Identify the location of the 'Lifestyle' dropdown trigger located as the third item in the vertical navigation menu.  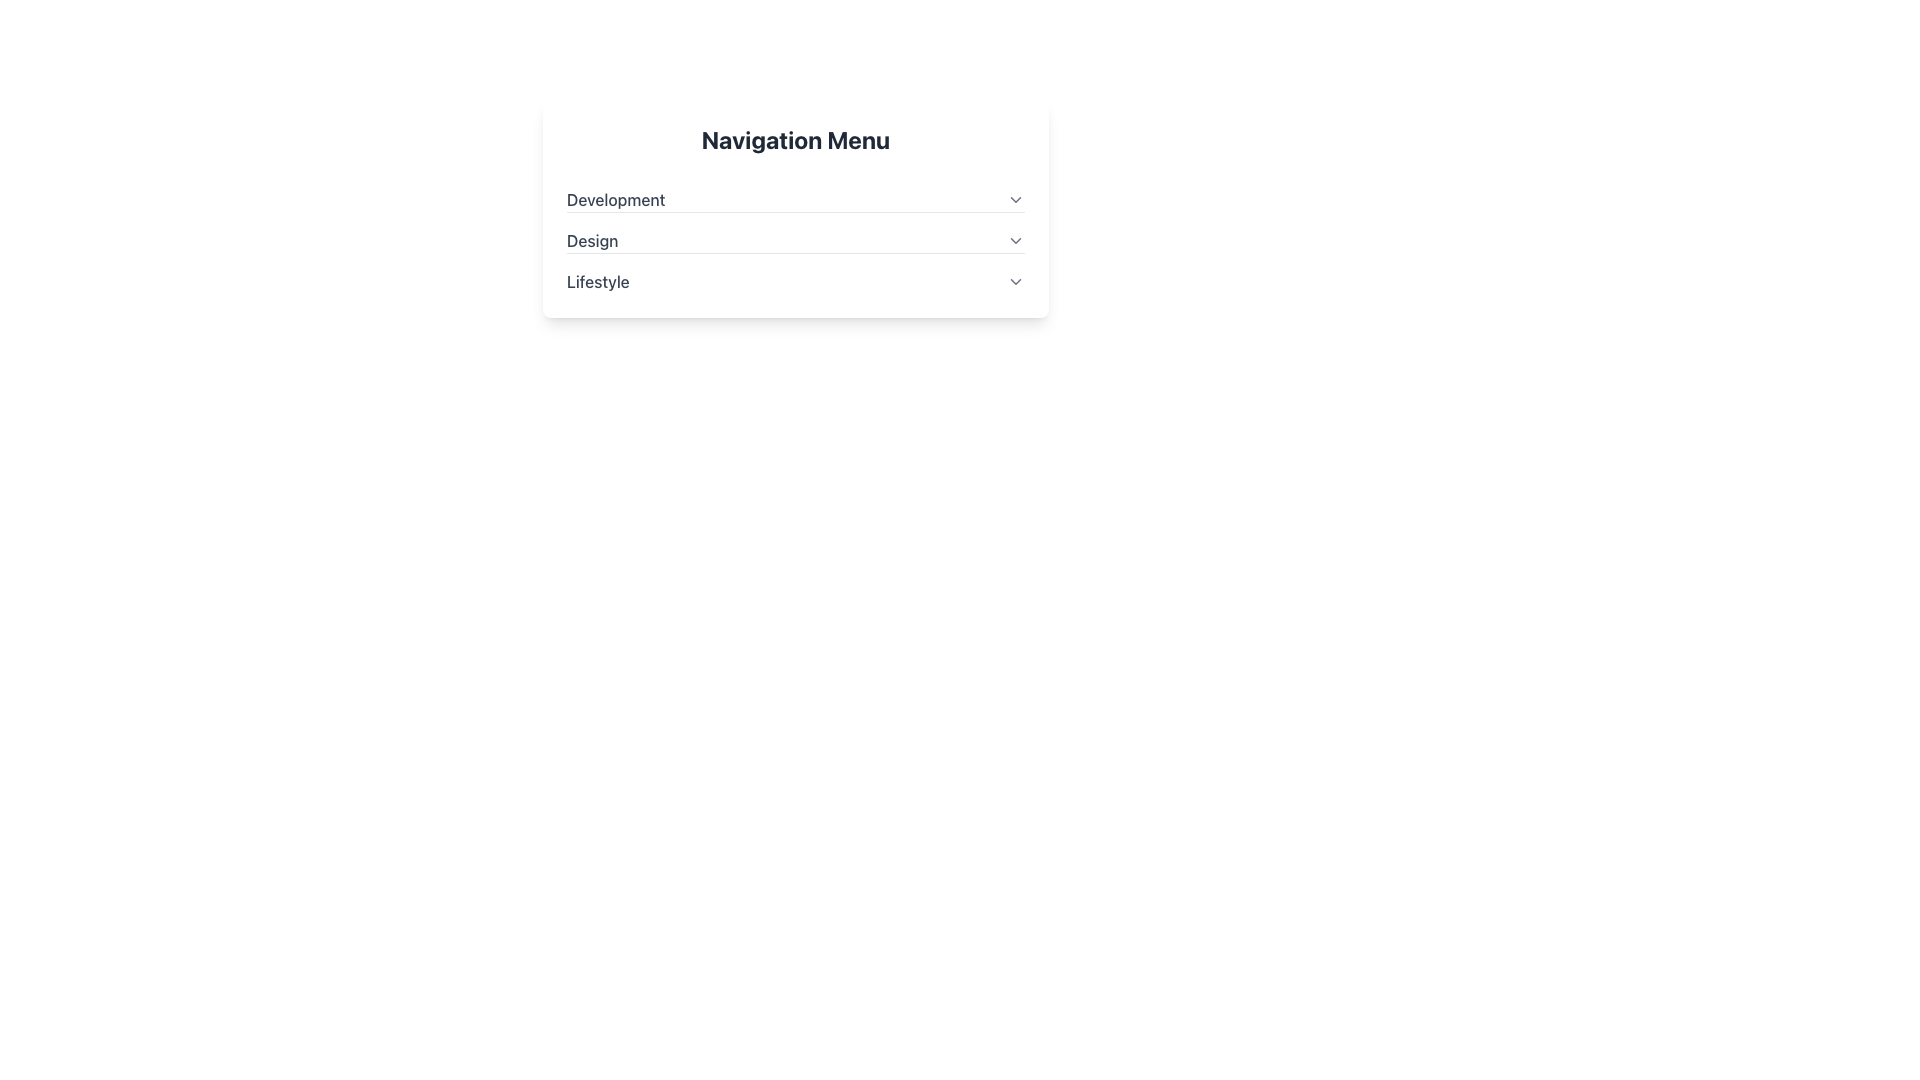
(795, 281).